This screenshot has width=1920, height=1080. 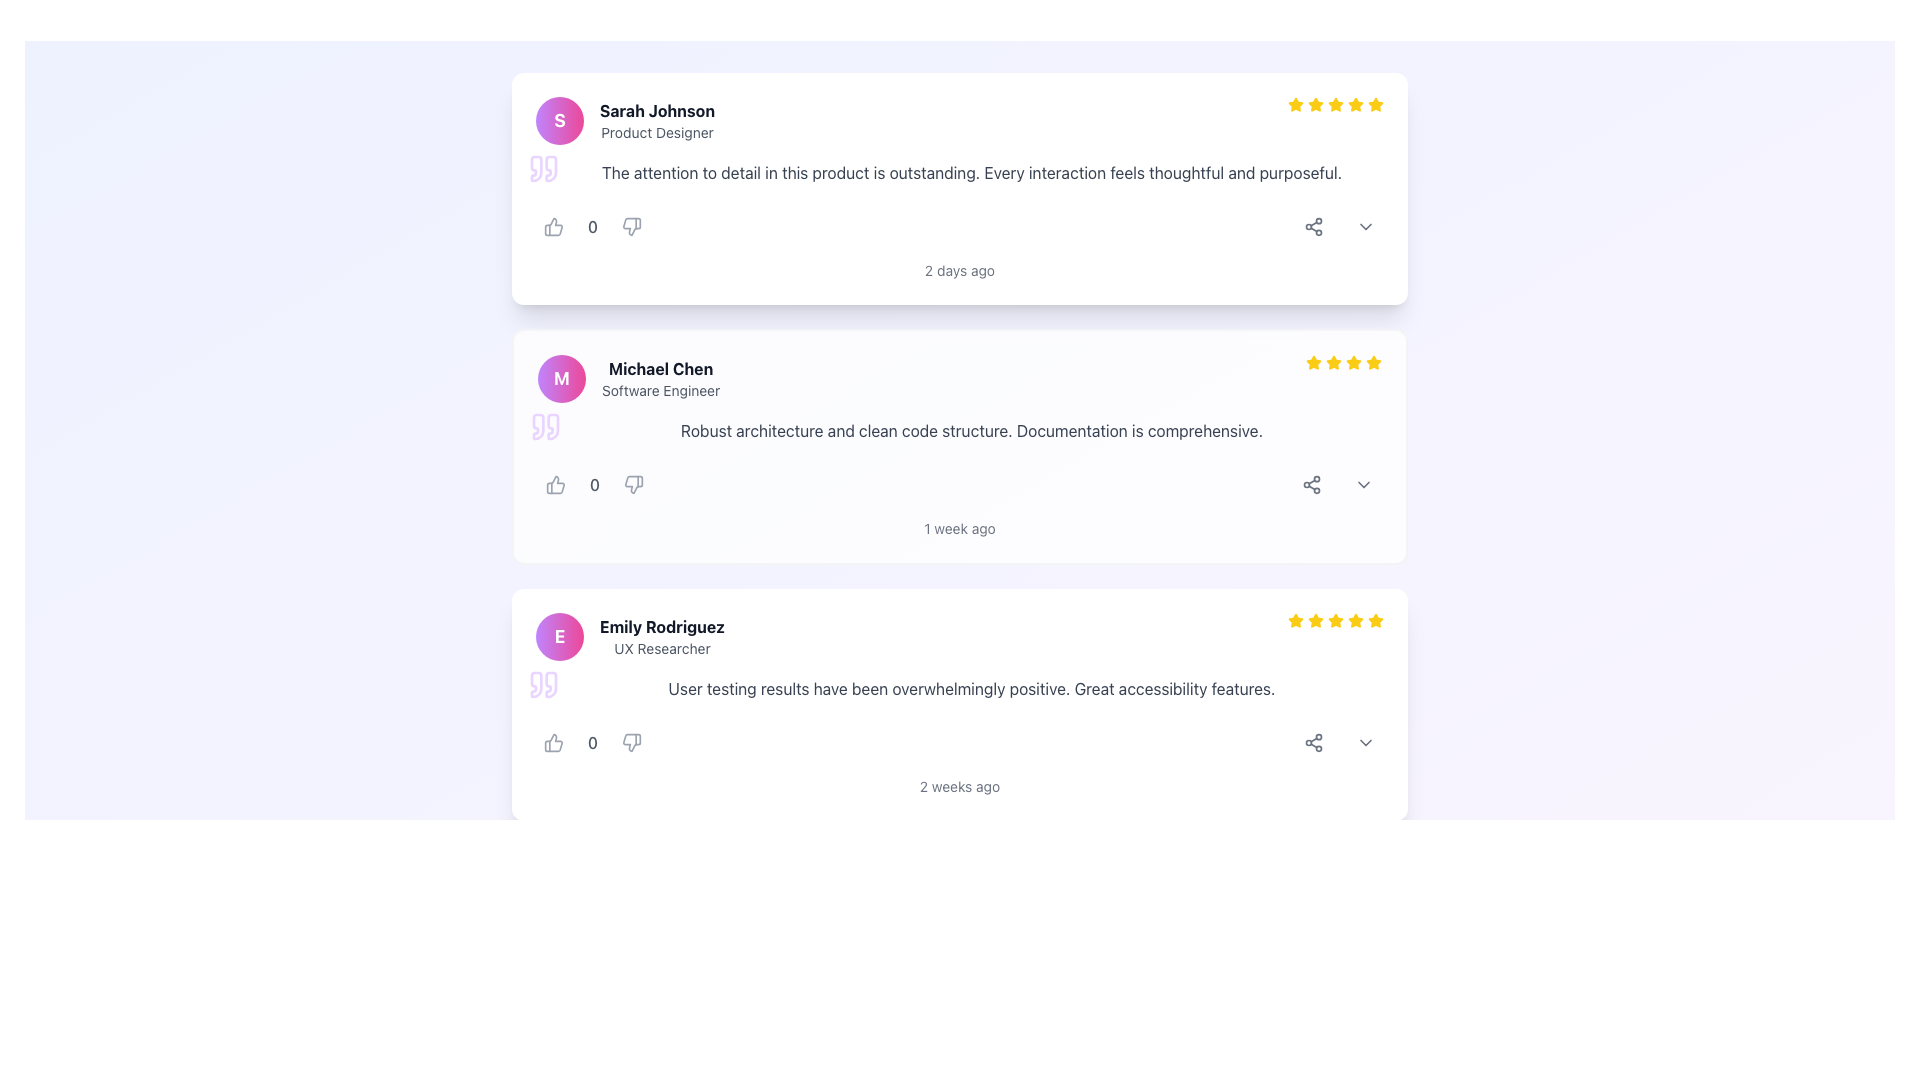 I want to click on the fifth yellow star-shaped rating icon located in the top-right corner of the uppermost review card, so click(x=1375, y=104).